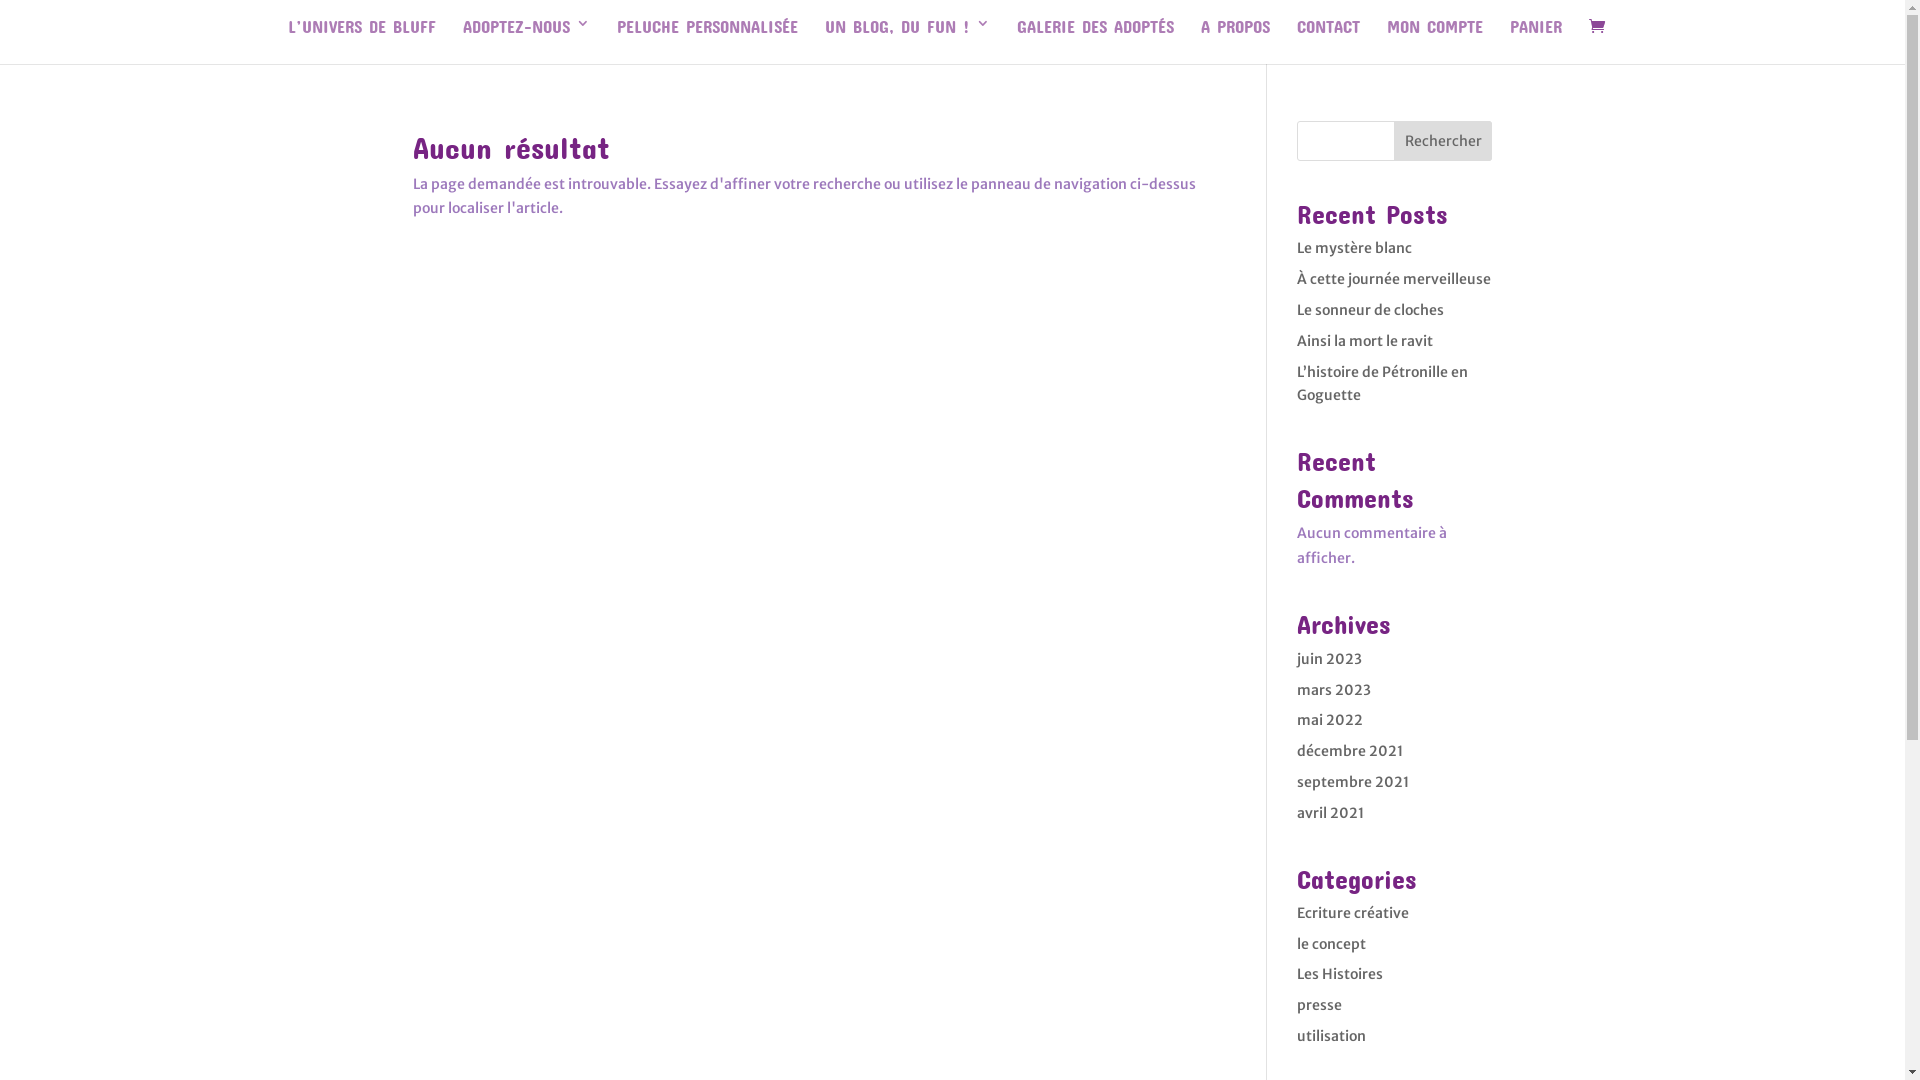 The width and height of the screenshot is (1920, 1080). I want to click on 'CONTACT', so click(1296, 39).